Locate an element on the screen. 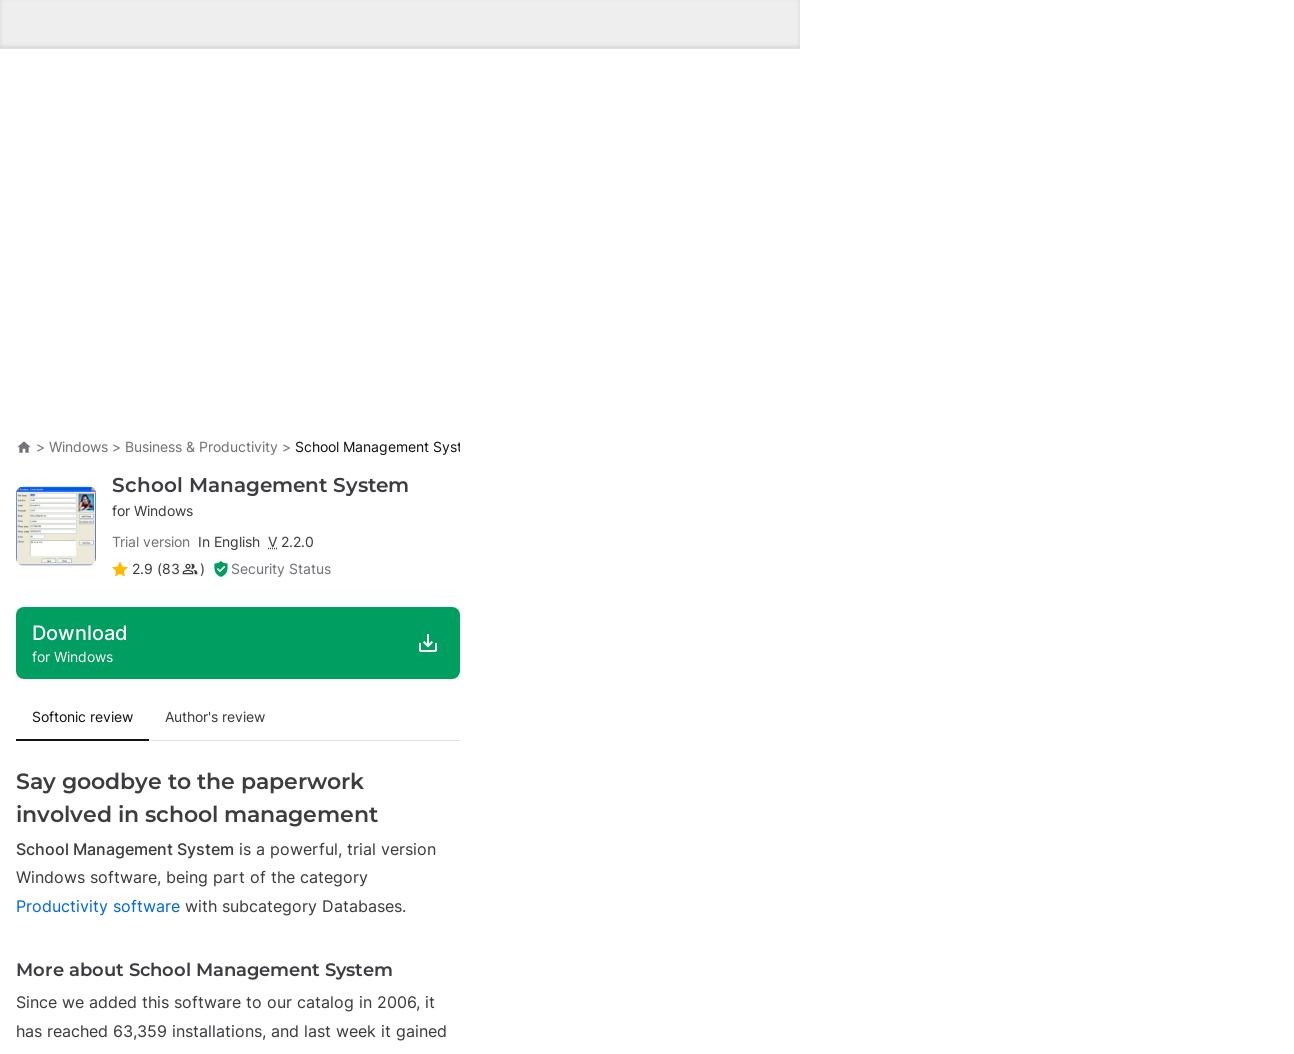 Image resolution: width=1294 pixels, height=1054 pixels. 'Breaking News' is located at coordinates (85, 919).